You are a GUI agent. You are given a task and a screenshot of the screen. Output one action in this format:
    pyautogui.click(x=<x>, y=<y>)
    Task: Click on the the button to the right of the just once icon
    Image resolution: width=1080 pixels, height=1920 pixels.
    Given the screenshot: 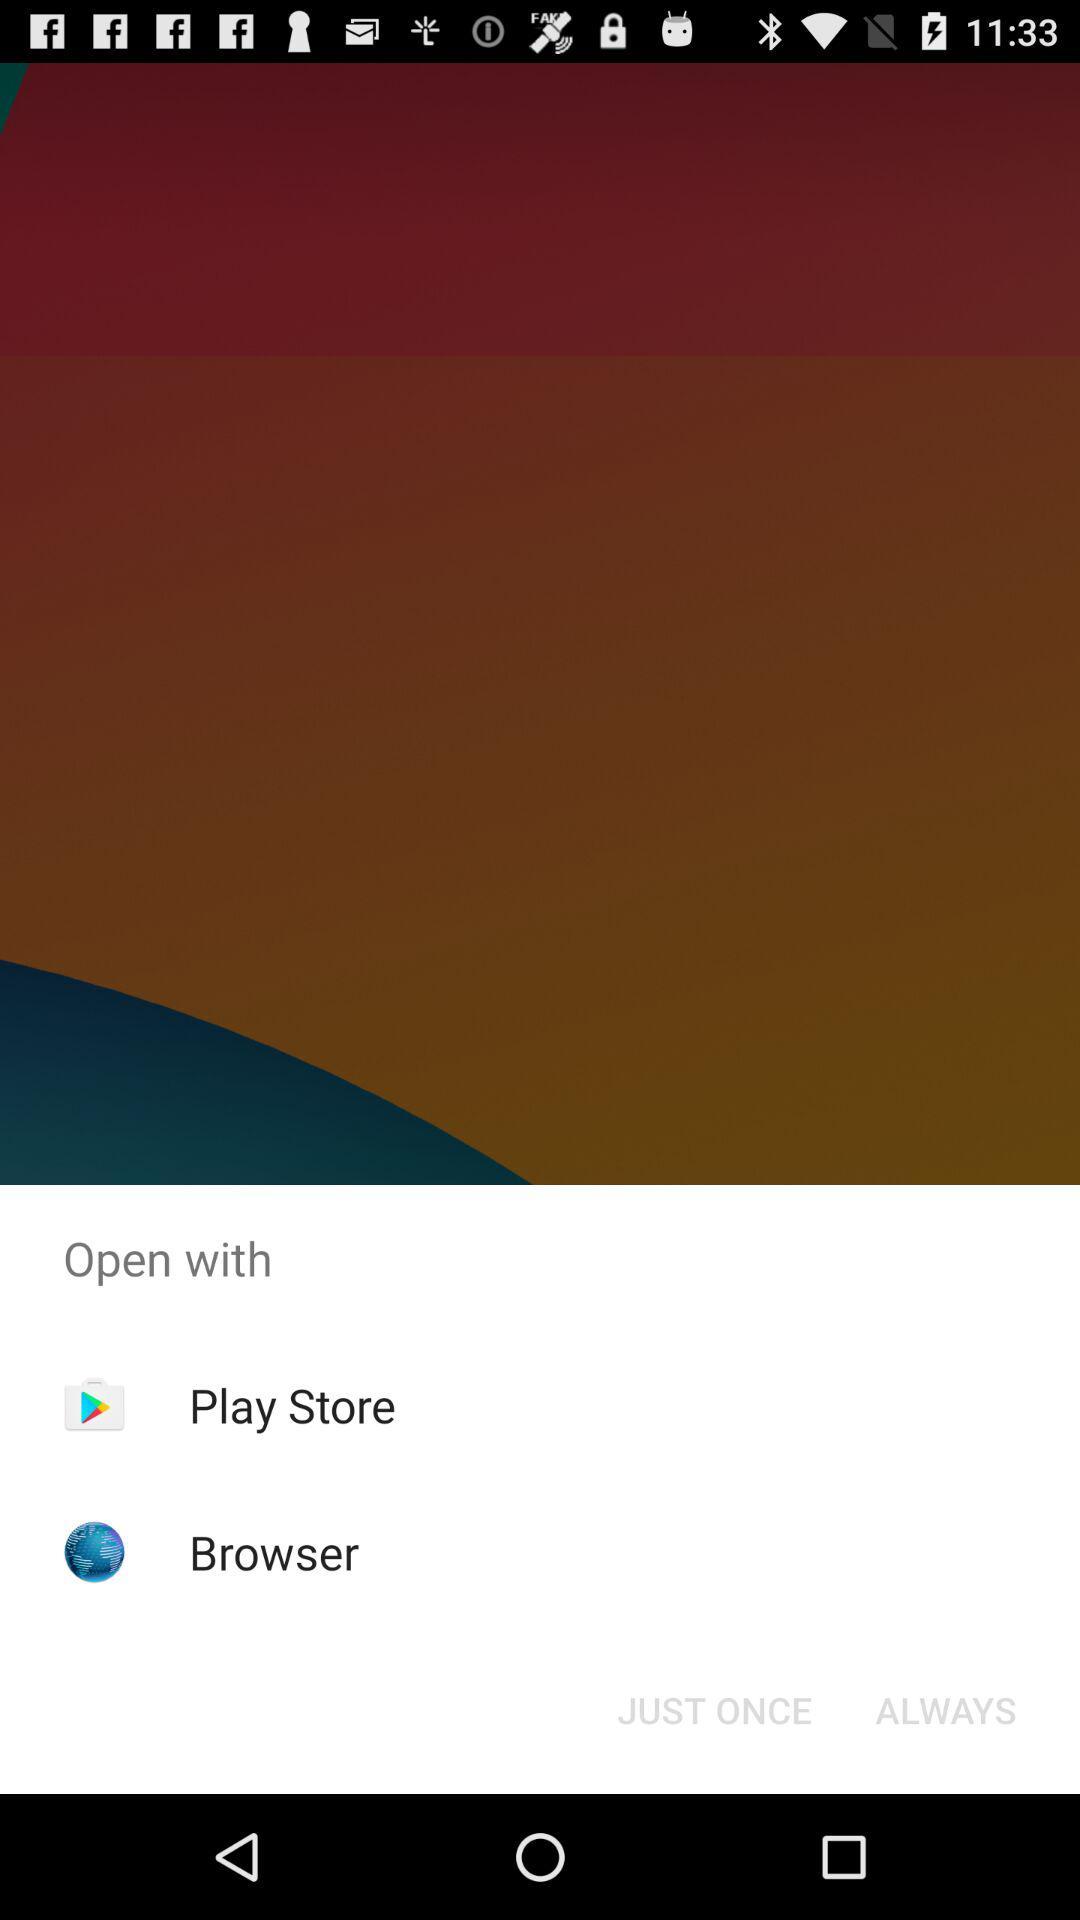 What is the action you would take?
    pyautogui.click(x=945, y=1708)
    